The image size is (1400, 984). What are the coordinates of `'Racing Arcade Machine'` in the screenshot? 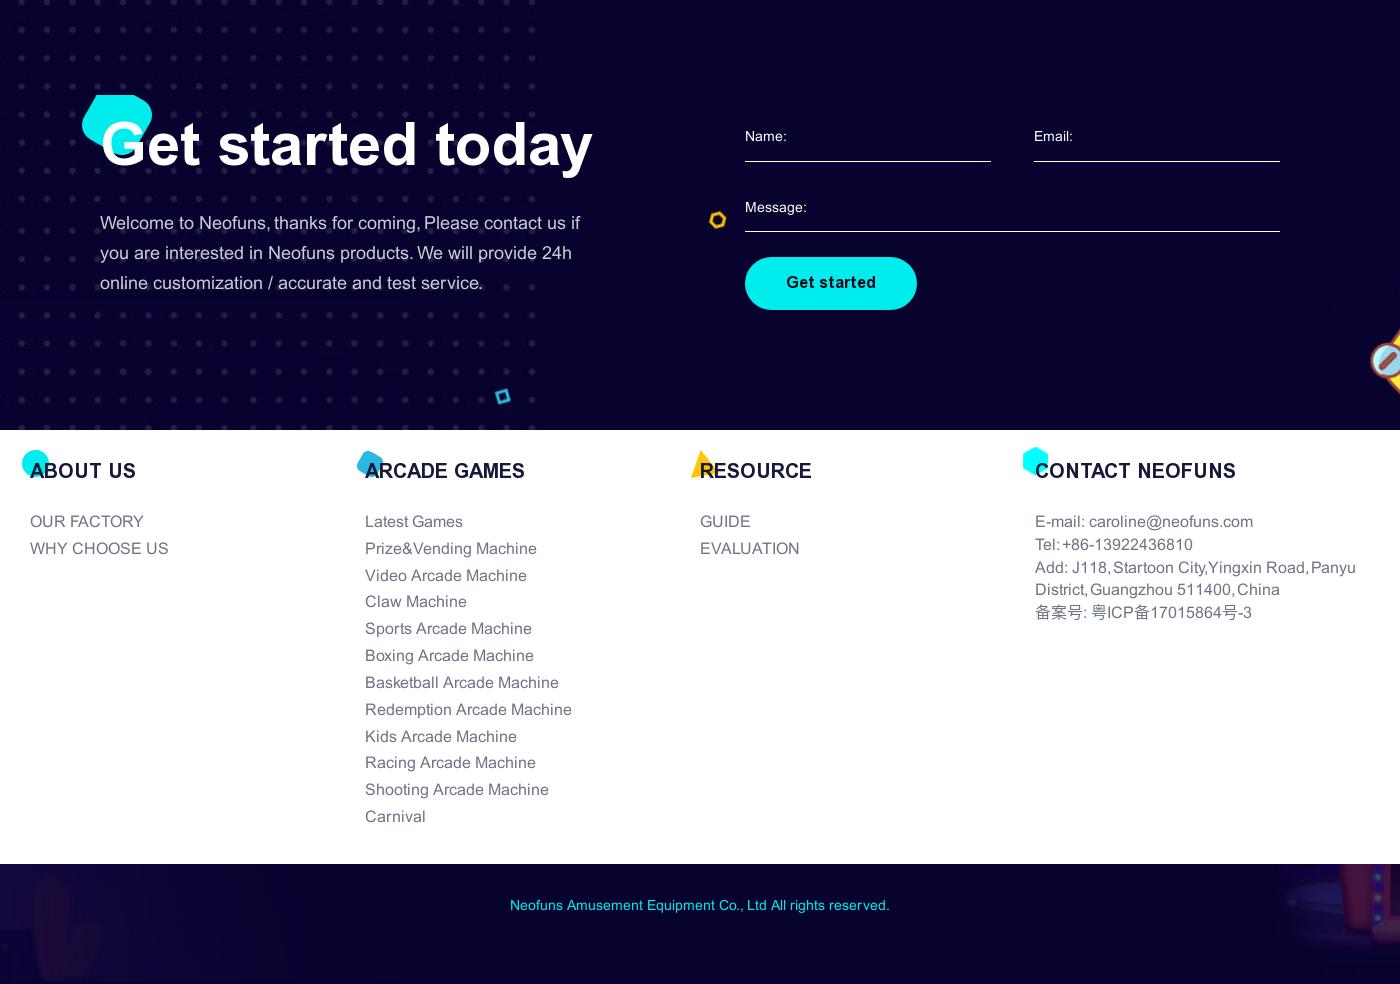 It's located at (450, 762).